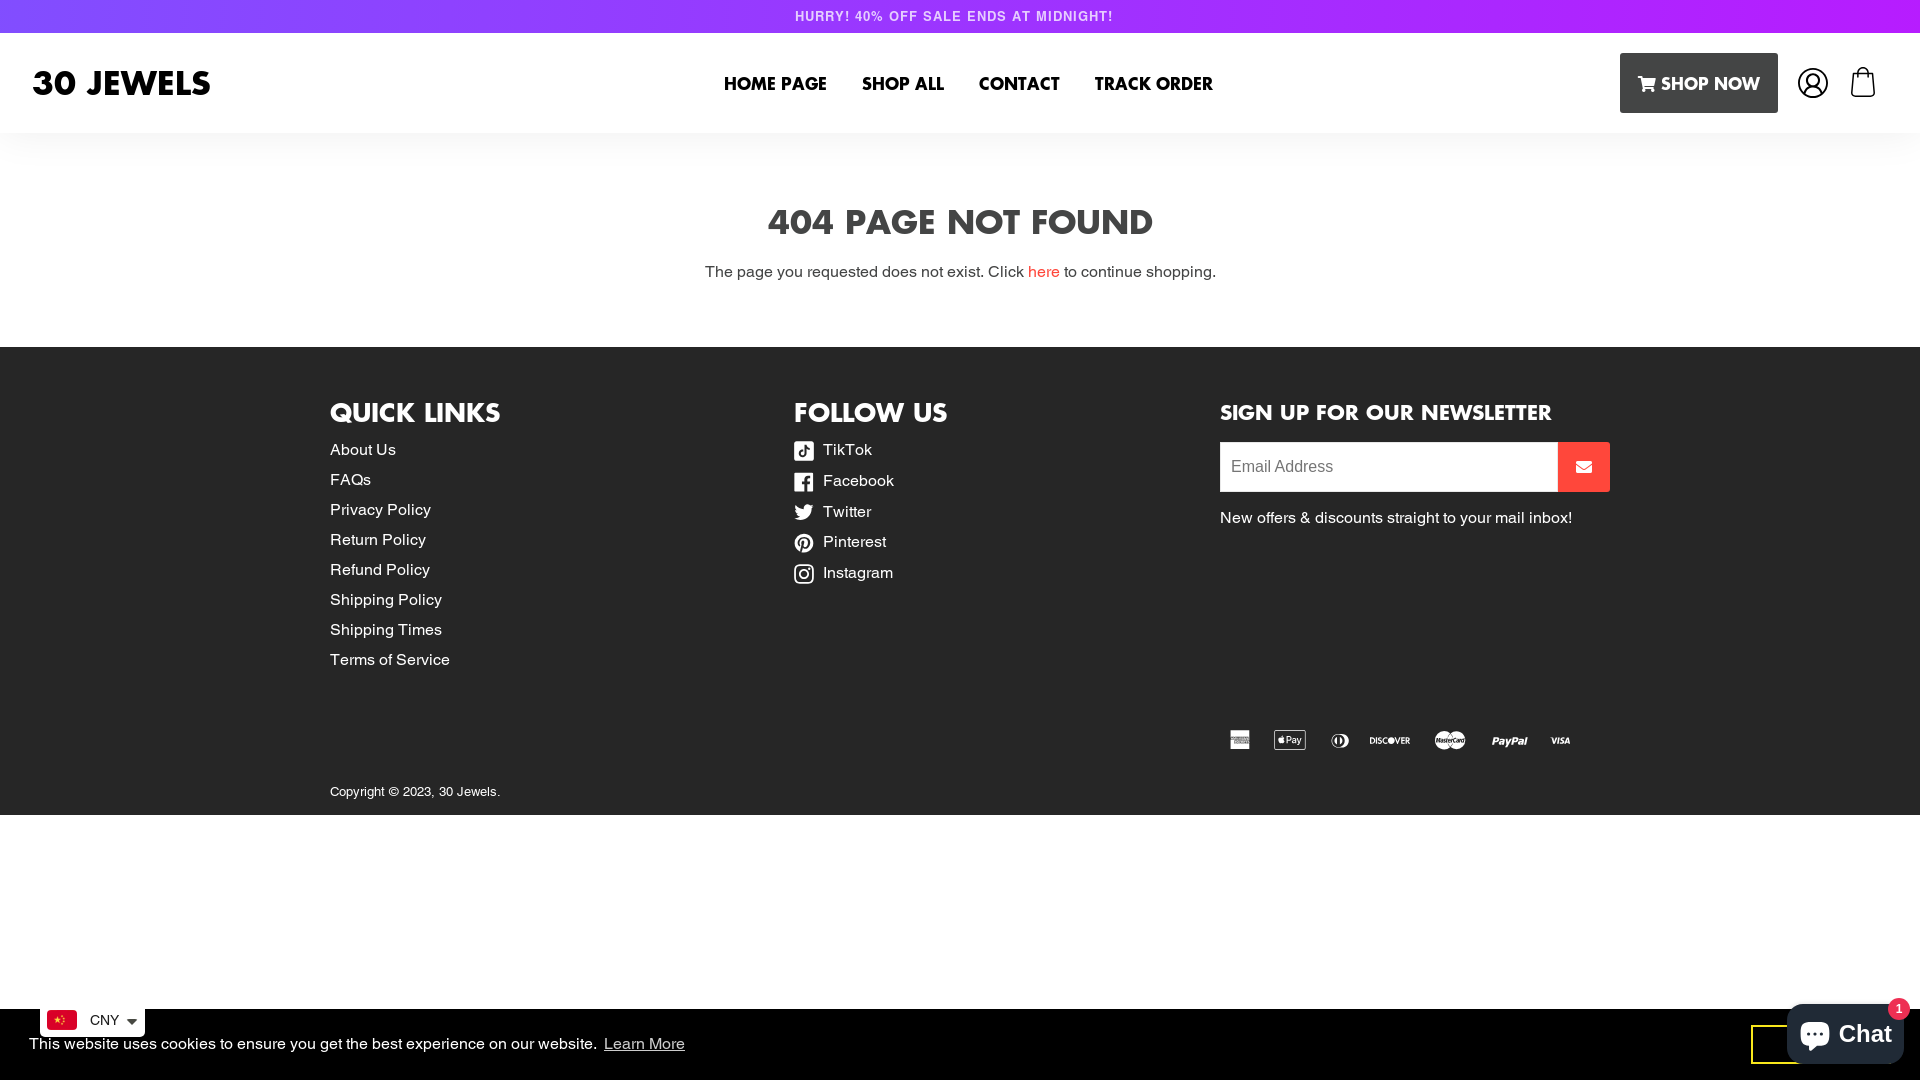 The width and height of the screenshot is (1920, 1080). What do you see at coordinates (901, 82) in the screenshot?
I see `'SHOP ALL'` at bounding box center [901, 82].